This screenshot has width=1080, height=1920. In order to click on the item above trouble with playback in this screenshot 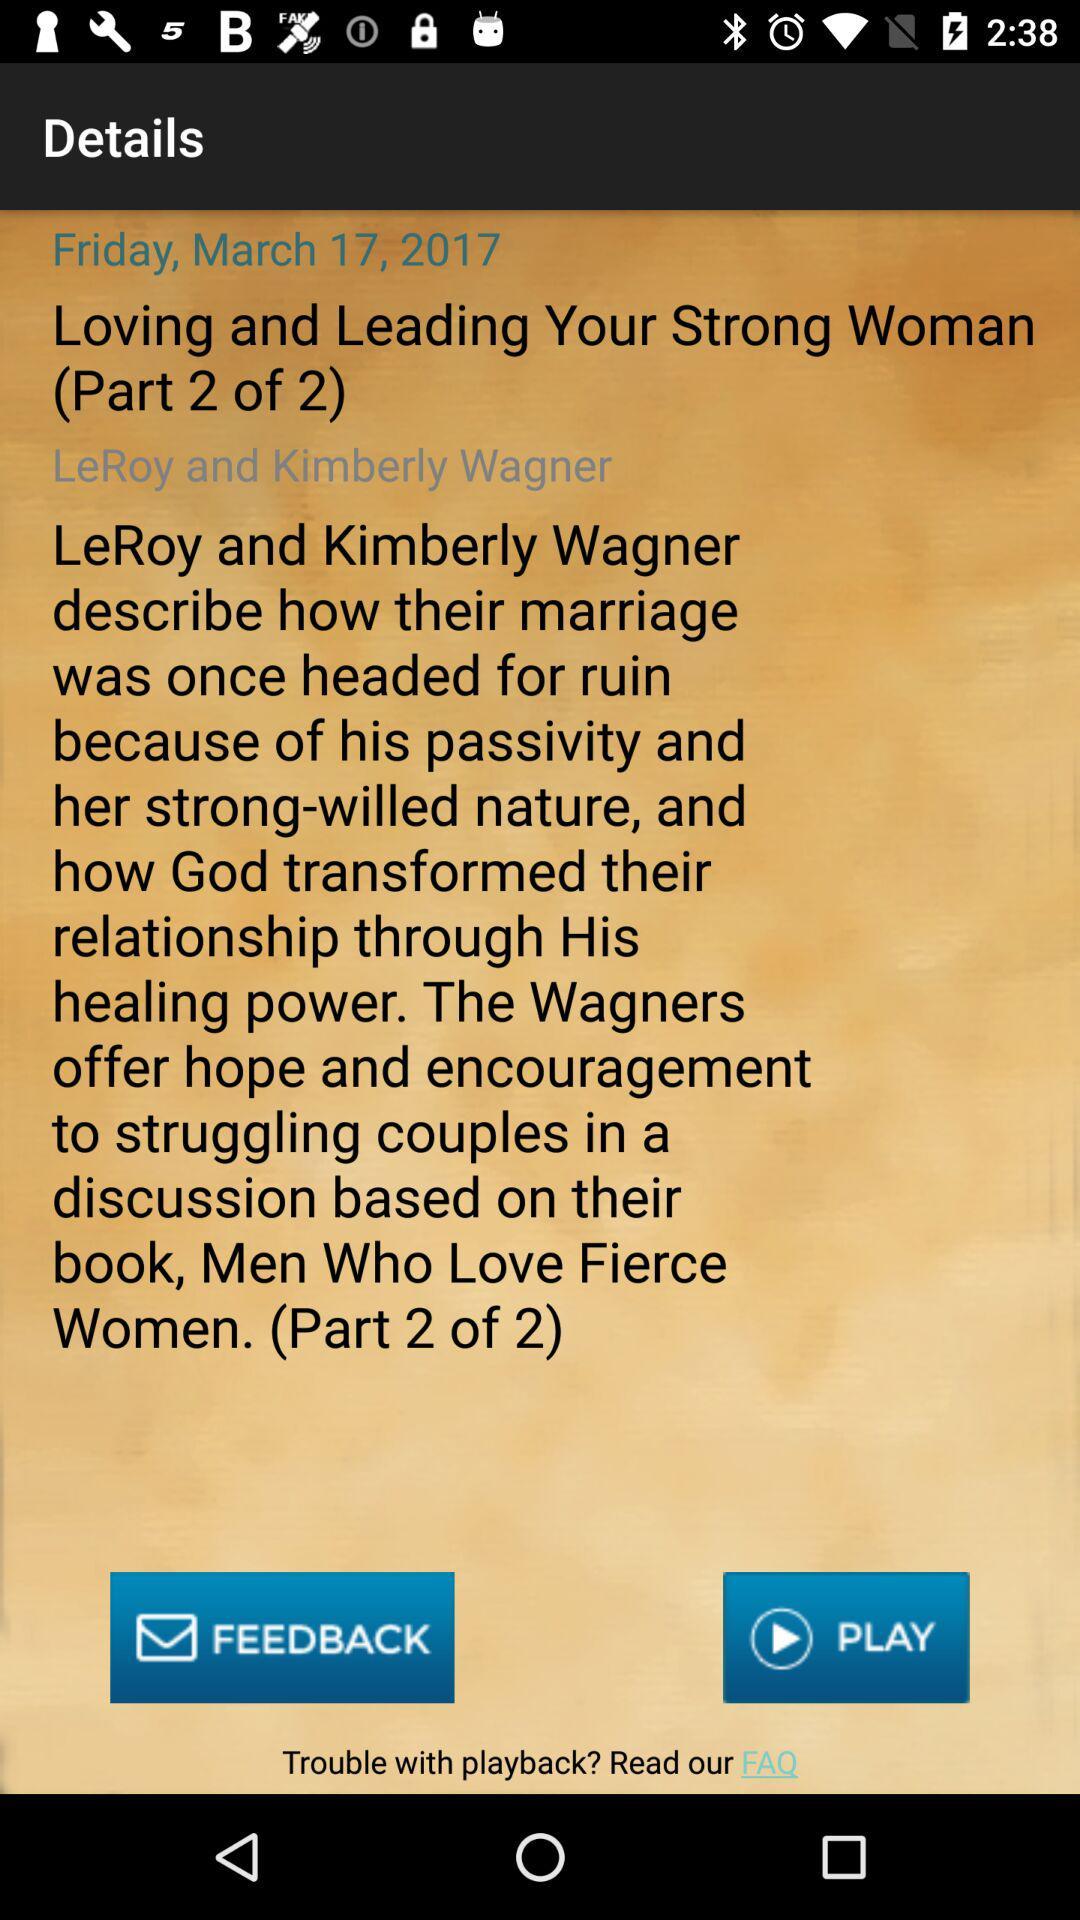, I will do `click(846, 1637)`.